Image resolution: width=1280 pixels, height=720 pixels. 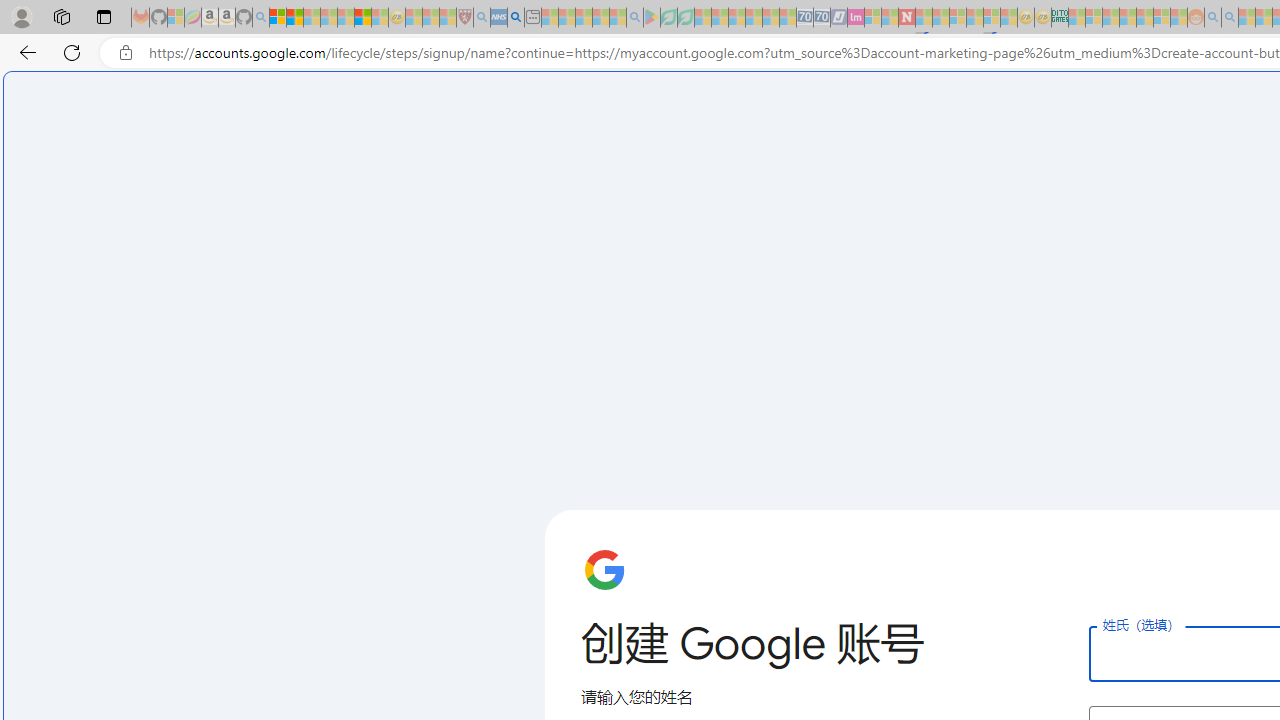 I want to click on 'utah sues federal government - Search', so click(x=515, y=17).